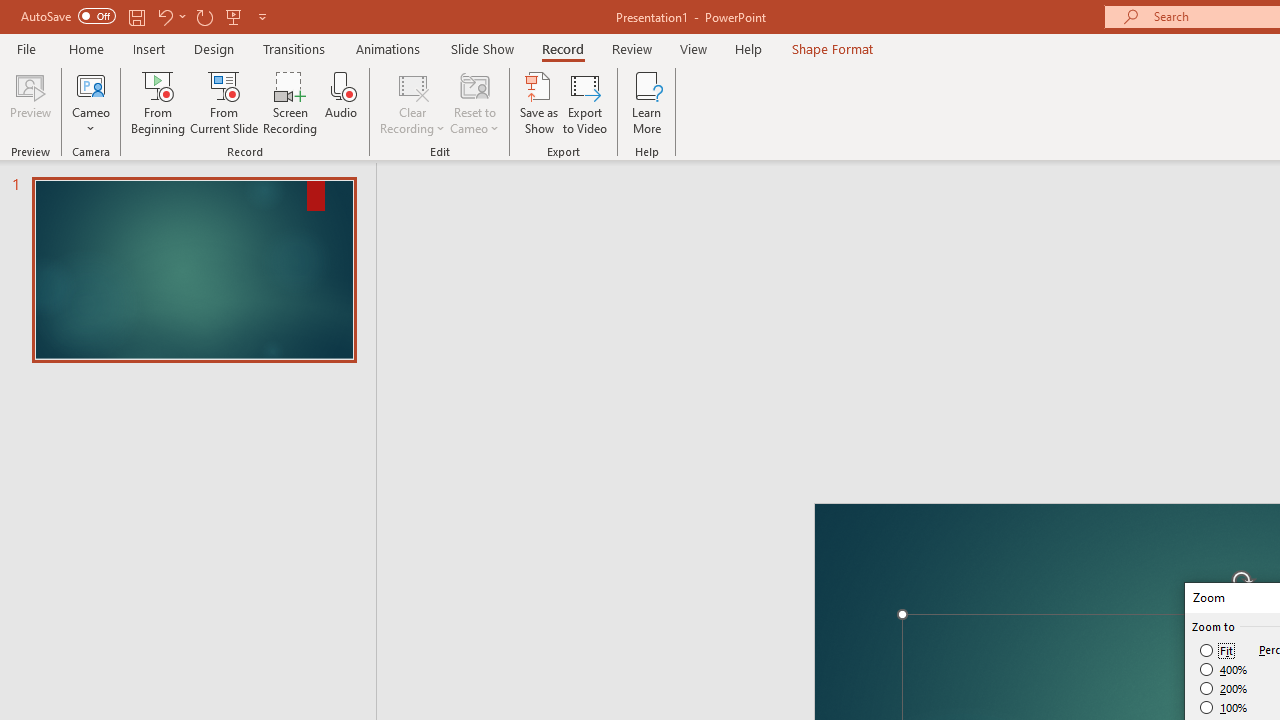 The width and height of the screenshot is (1280, 720). What do you see at coordinates (584, 103) in the screenshot?
I see `'Export to Video'` at bounding box center [584, 103].